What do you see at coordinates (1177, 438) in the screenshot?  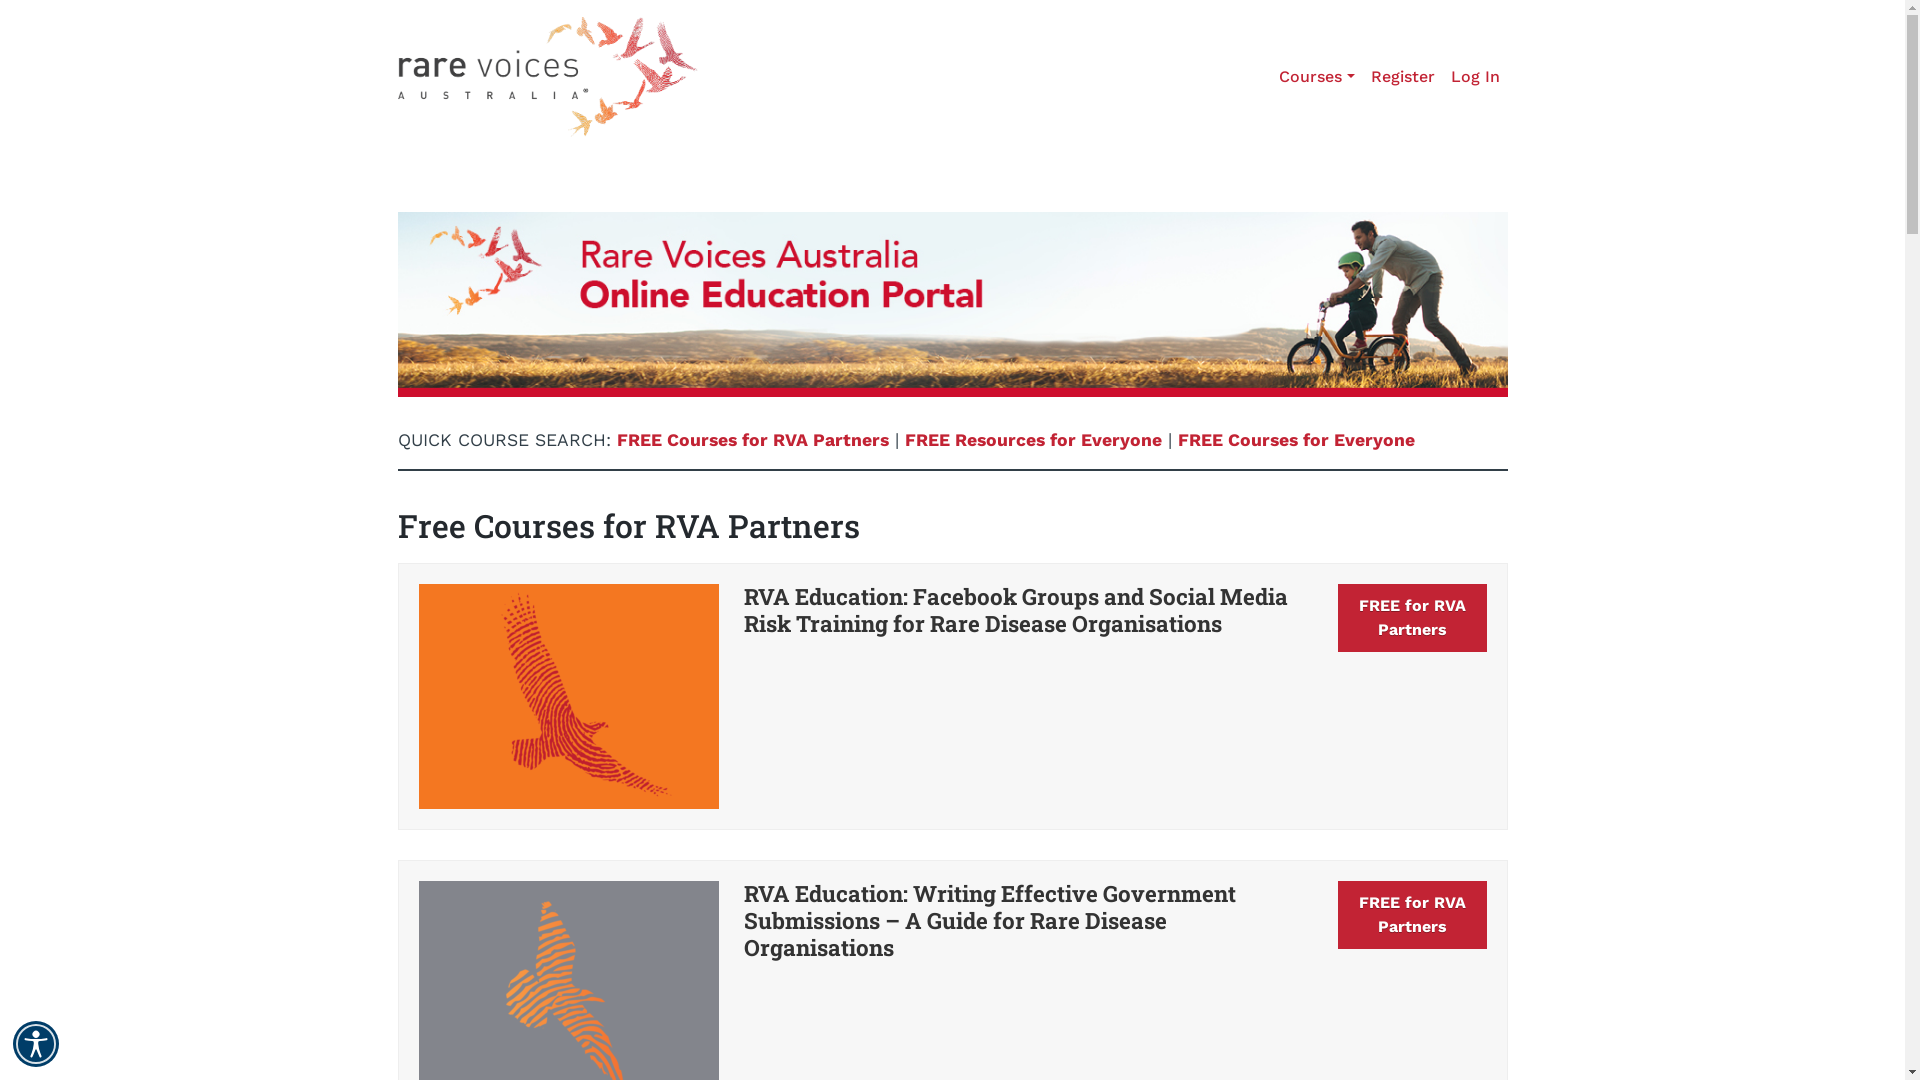 I see `'FREE Courses for Everyone'` at bounding box center [1177, 438].